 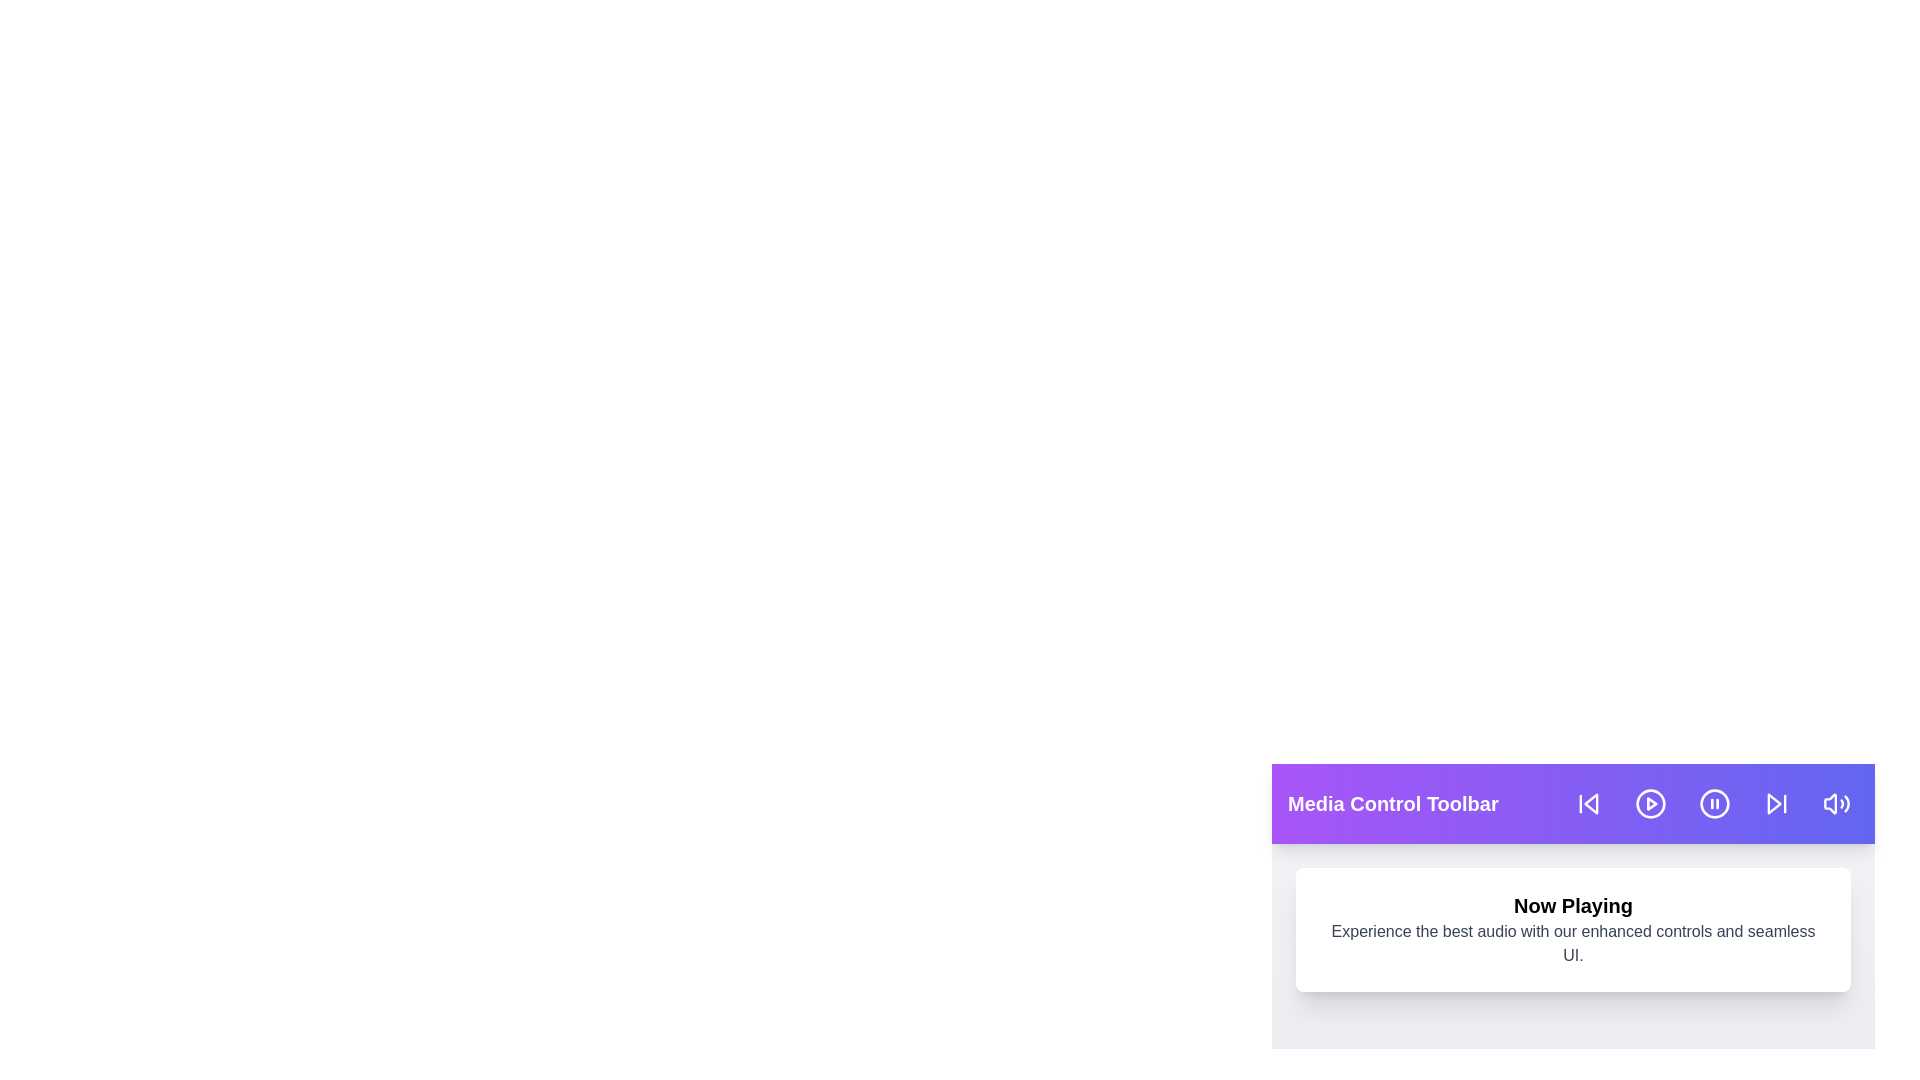 What do you see at coordinates (1837, 802) in the screenshot?
I see `the volume button in the media control toolbar` at bounding box center [1837, 802].